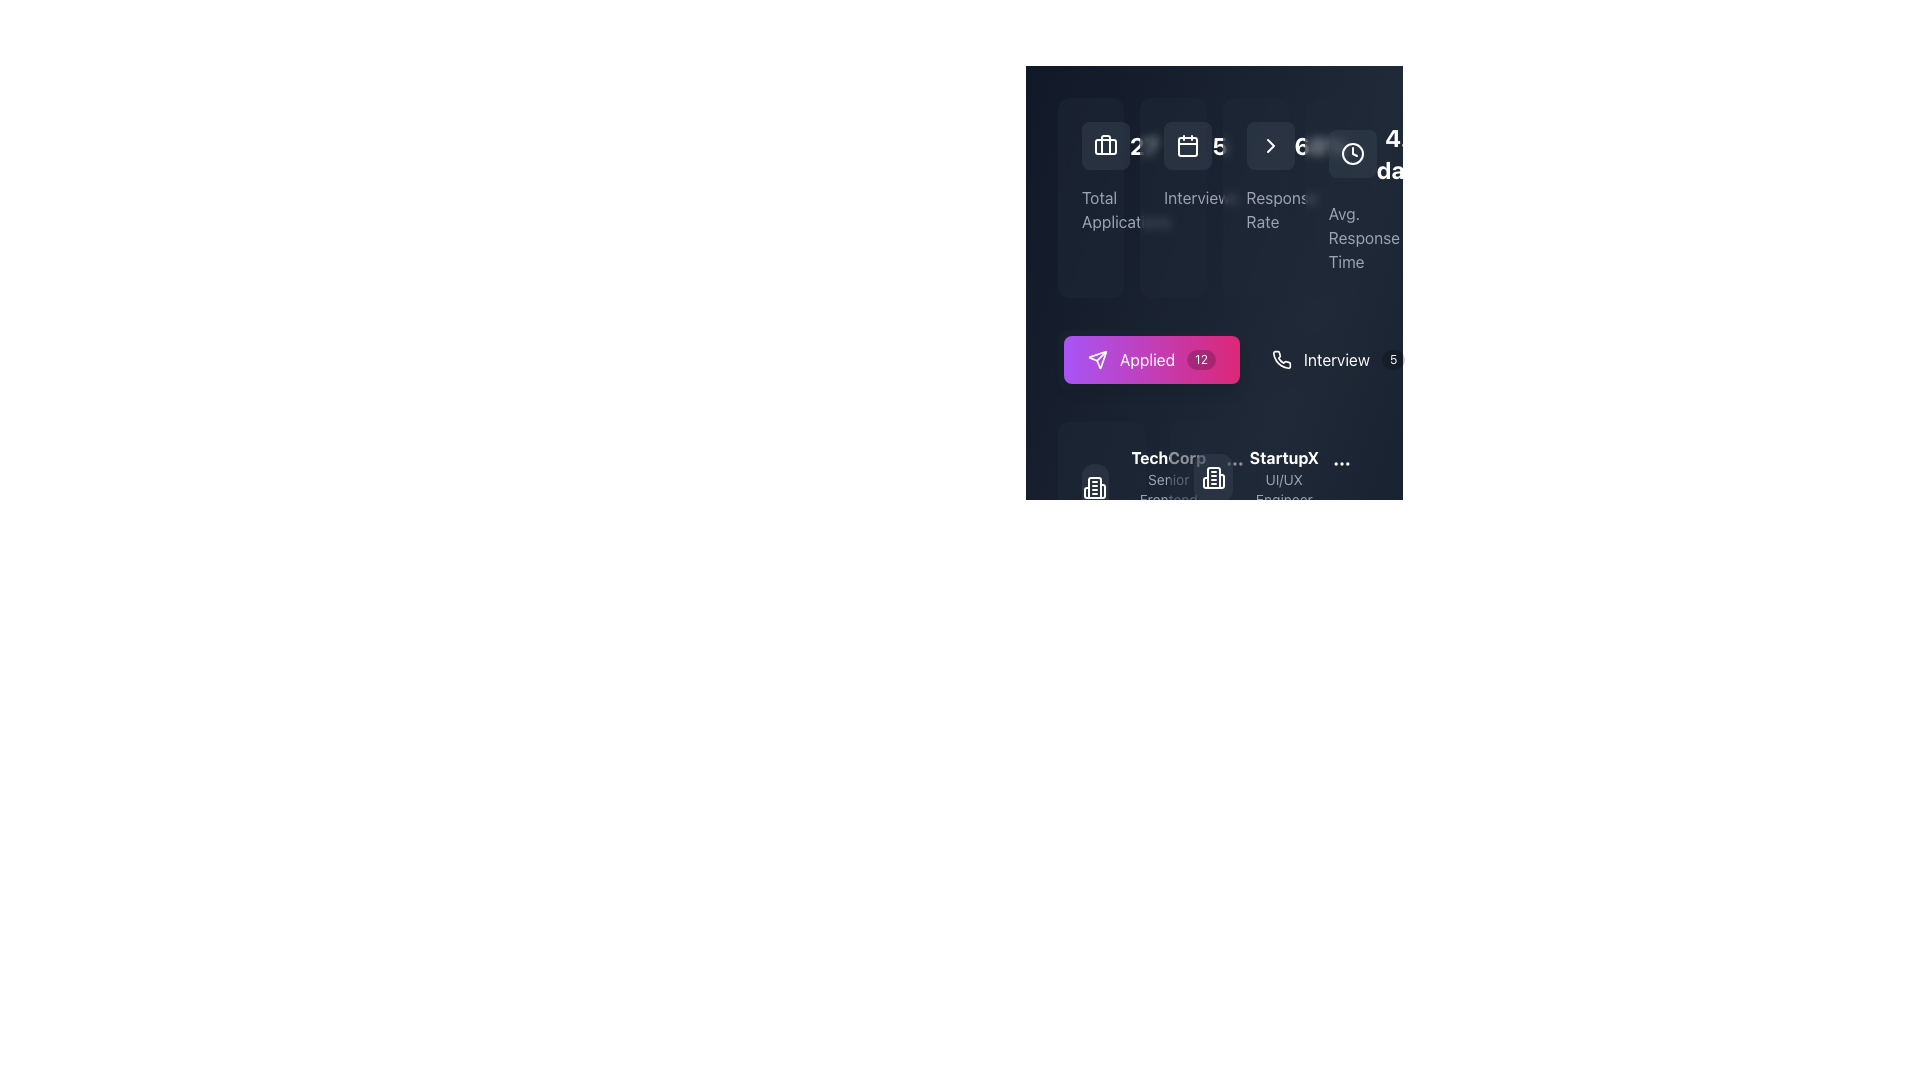 The height and width of the screenshot is (1080, 1920). Describe the element at coordinates (1188, 145) in the screenshot. I see `the body portion of the calendar icon located in the menu bar at the top section of the layout` at that location.